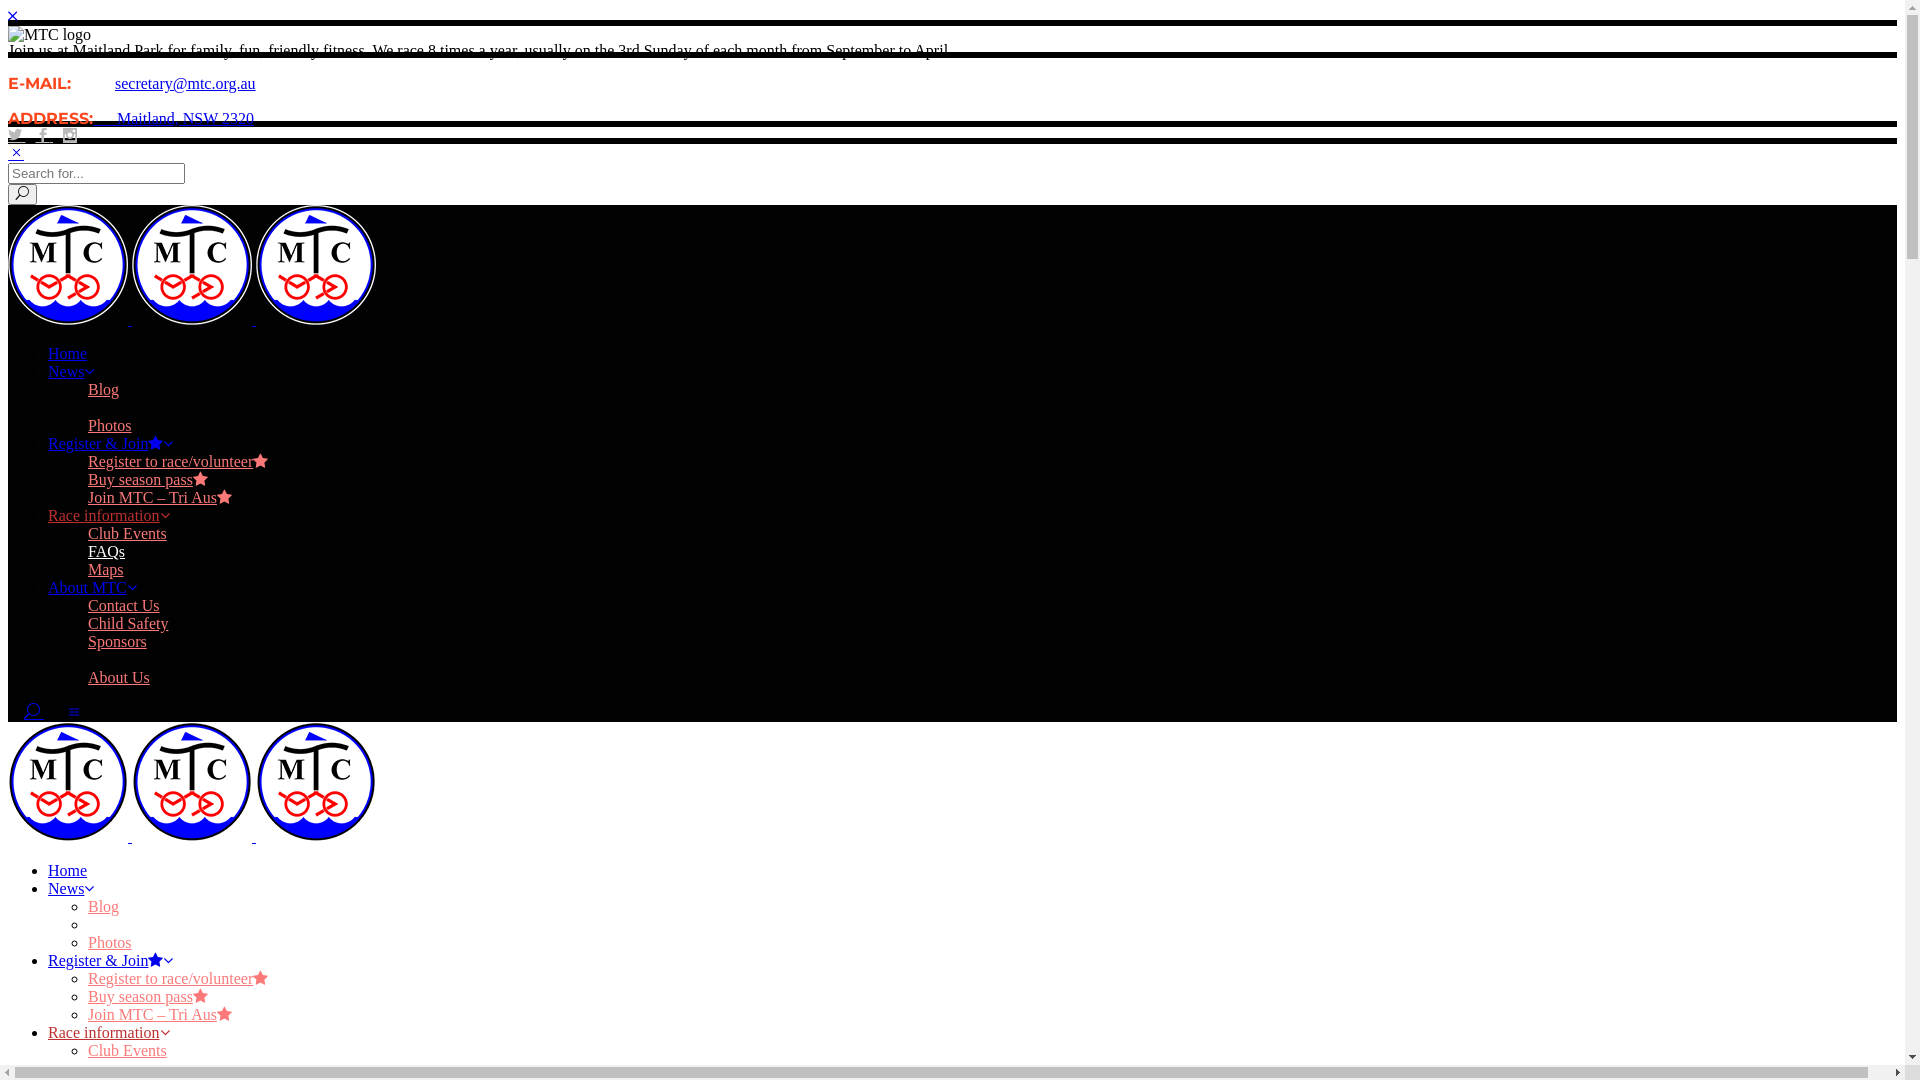 The image size is (1920, 1080). I want to click on 'Blog', so click(102, 389).